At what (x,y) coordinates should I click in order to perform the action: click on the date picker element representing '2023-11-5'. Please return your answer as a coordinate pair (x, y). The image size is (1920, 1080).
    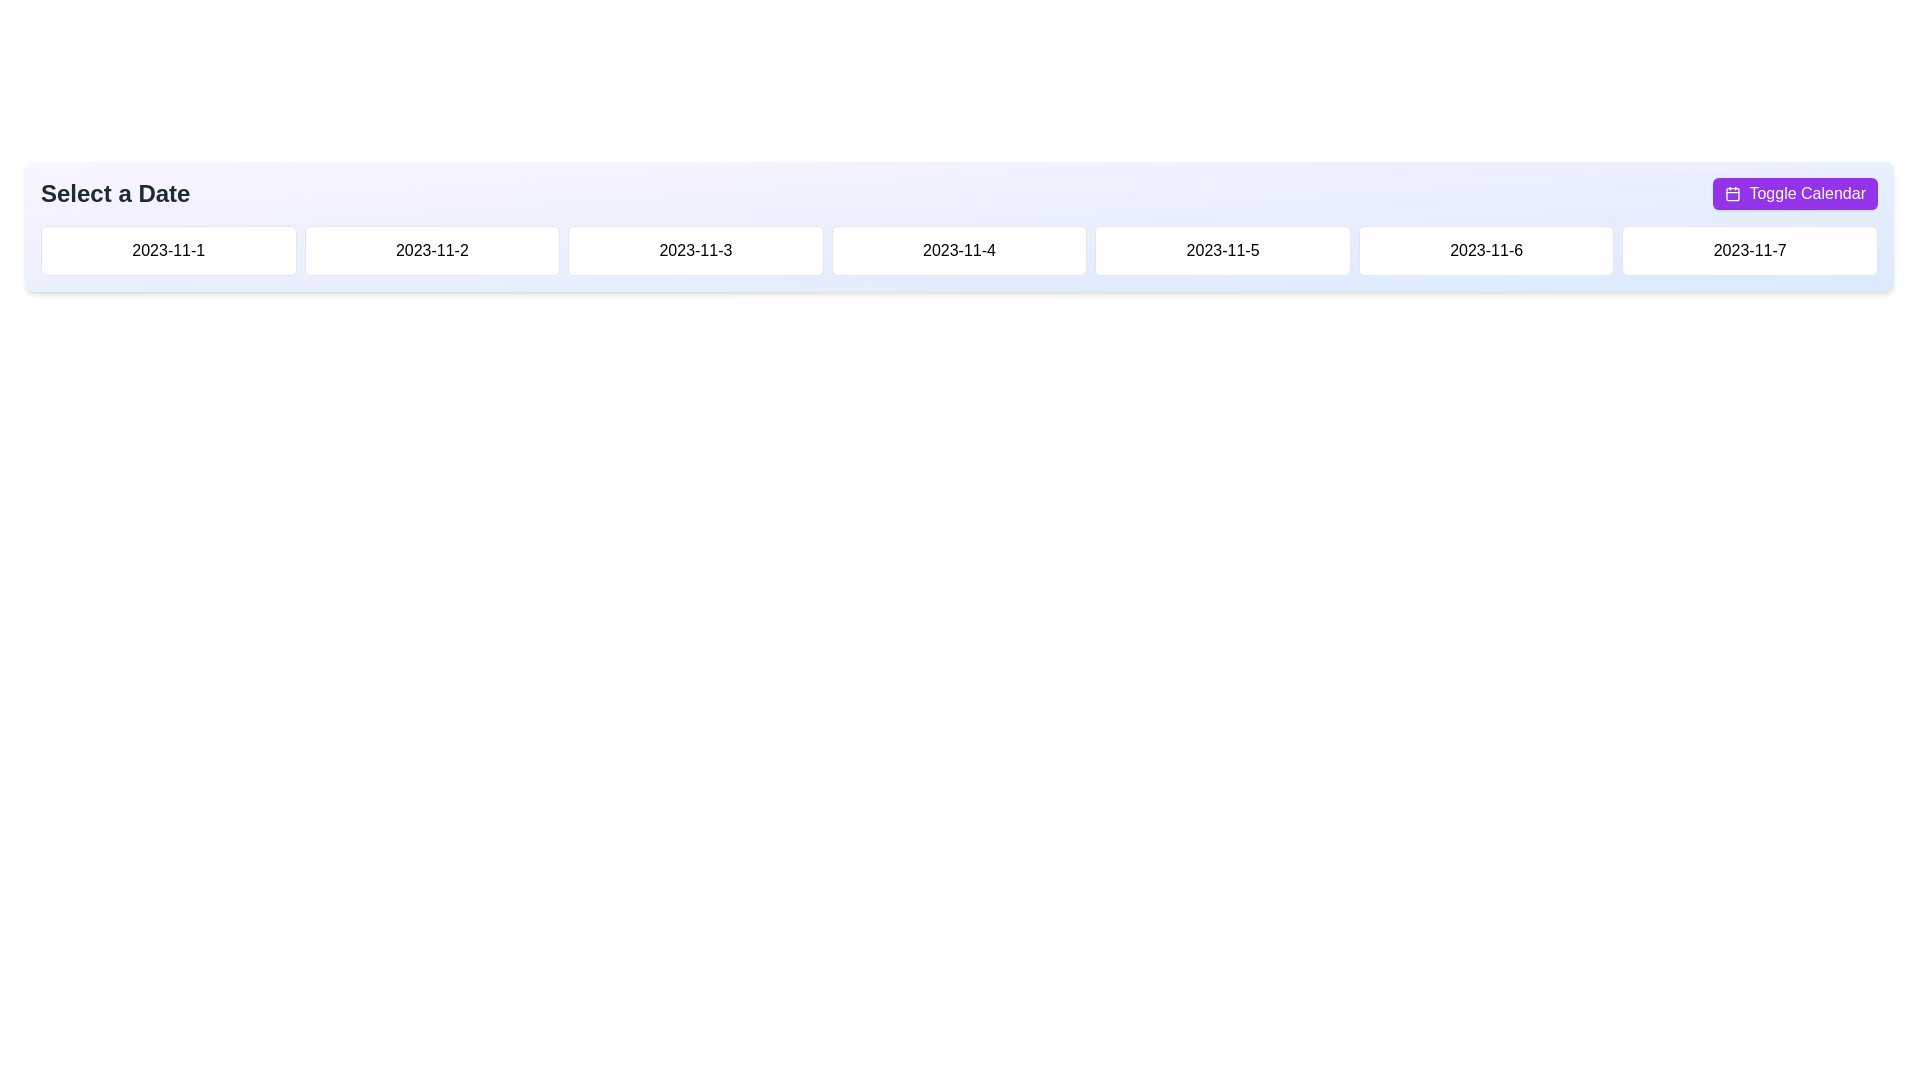
    Looking at the image, I should click on (1222, 249).